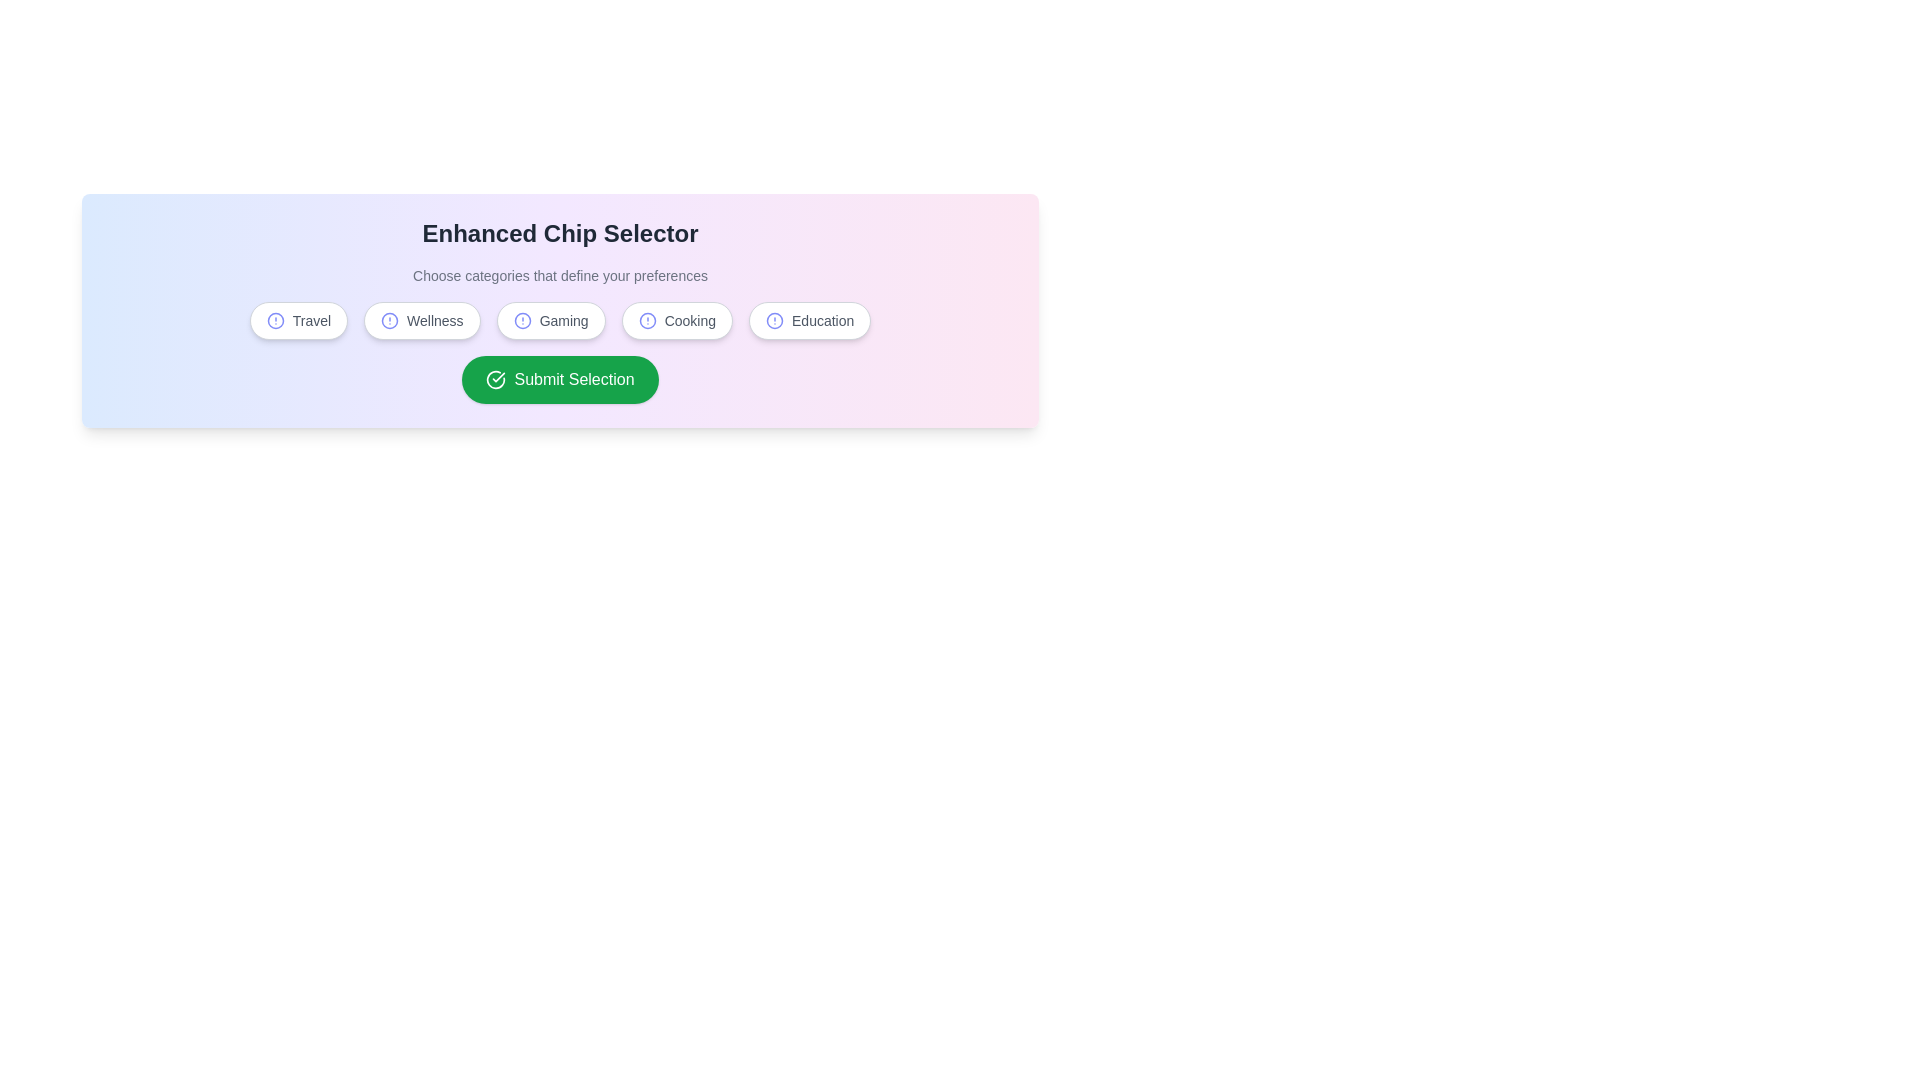 The width and height of the screenshot is (1920, 1080). I want to click on the 'Submit Selection' button to confirm the selected categories, so click(560, 380).